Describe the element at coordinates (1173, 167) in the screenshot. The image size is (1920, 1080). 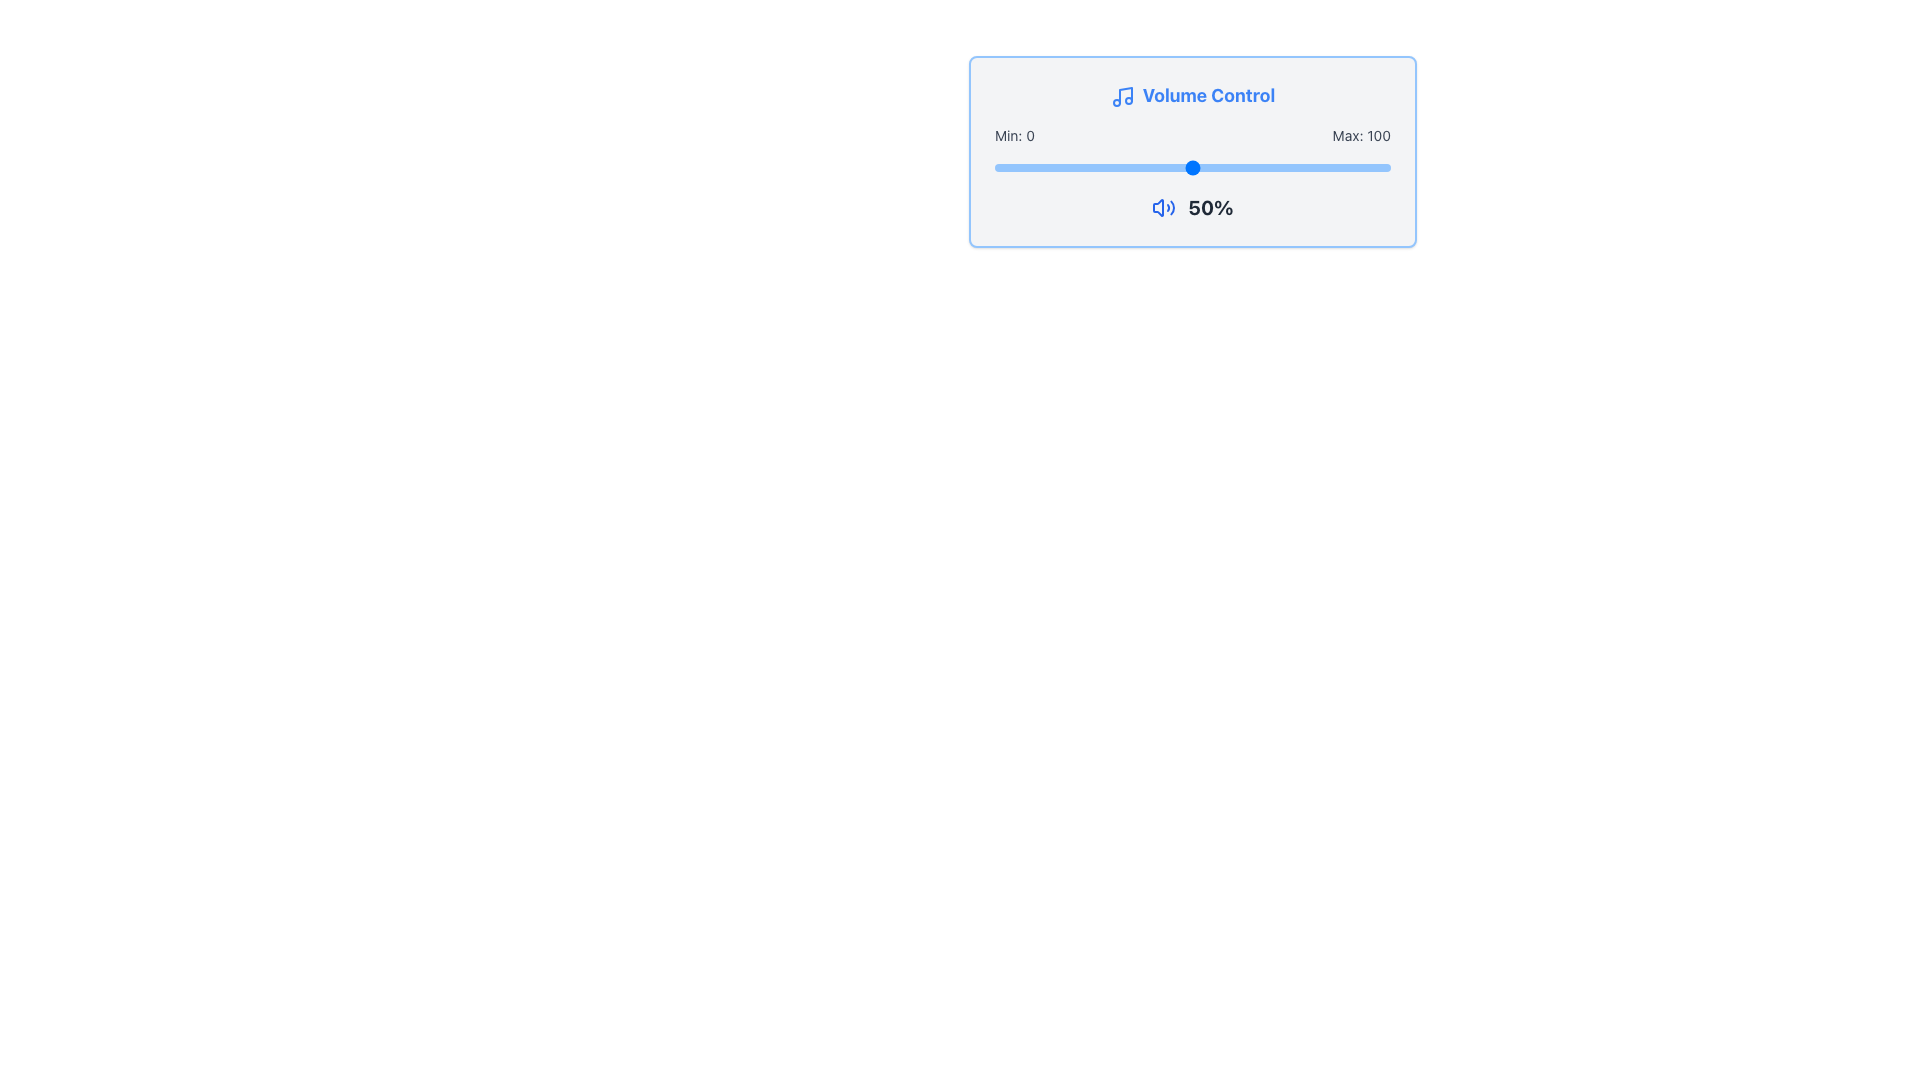
I see `the slider` at that location.